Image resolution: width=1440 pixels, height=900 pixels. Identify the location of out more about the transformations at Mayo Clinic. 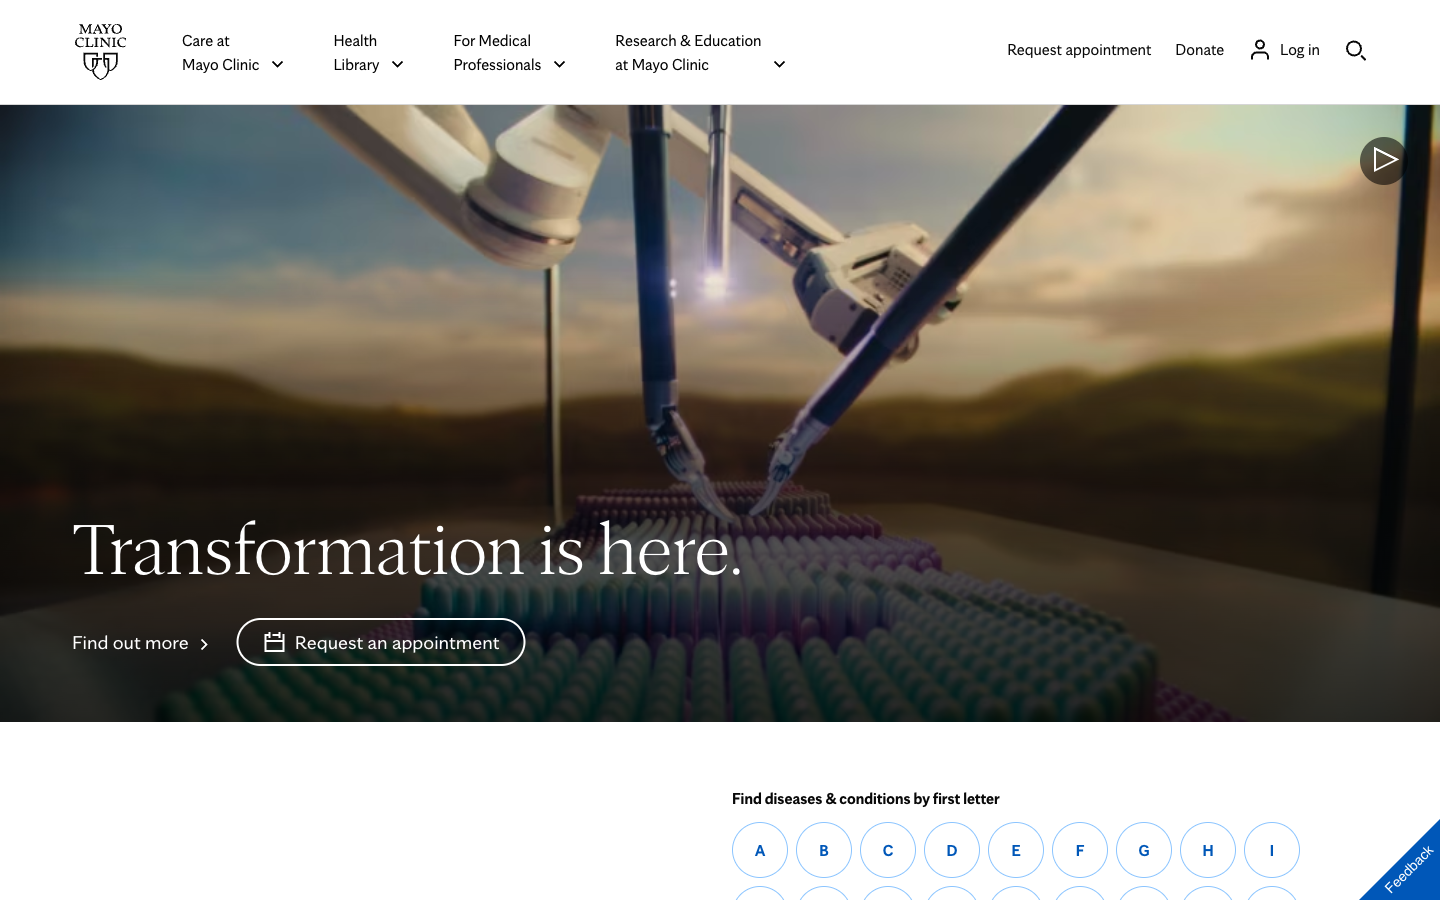
(141, 641).